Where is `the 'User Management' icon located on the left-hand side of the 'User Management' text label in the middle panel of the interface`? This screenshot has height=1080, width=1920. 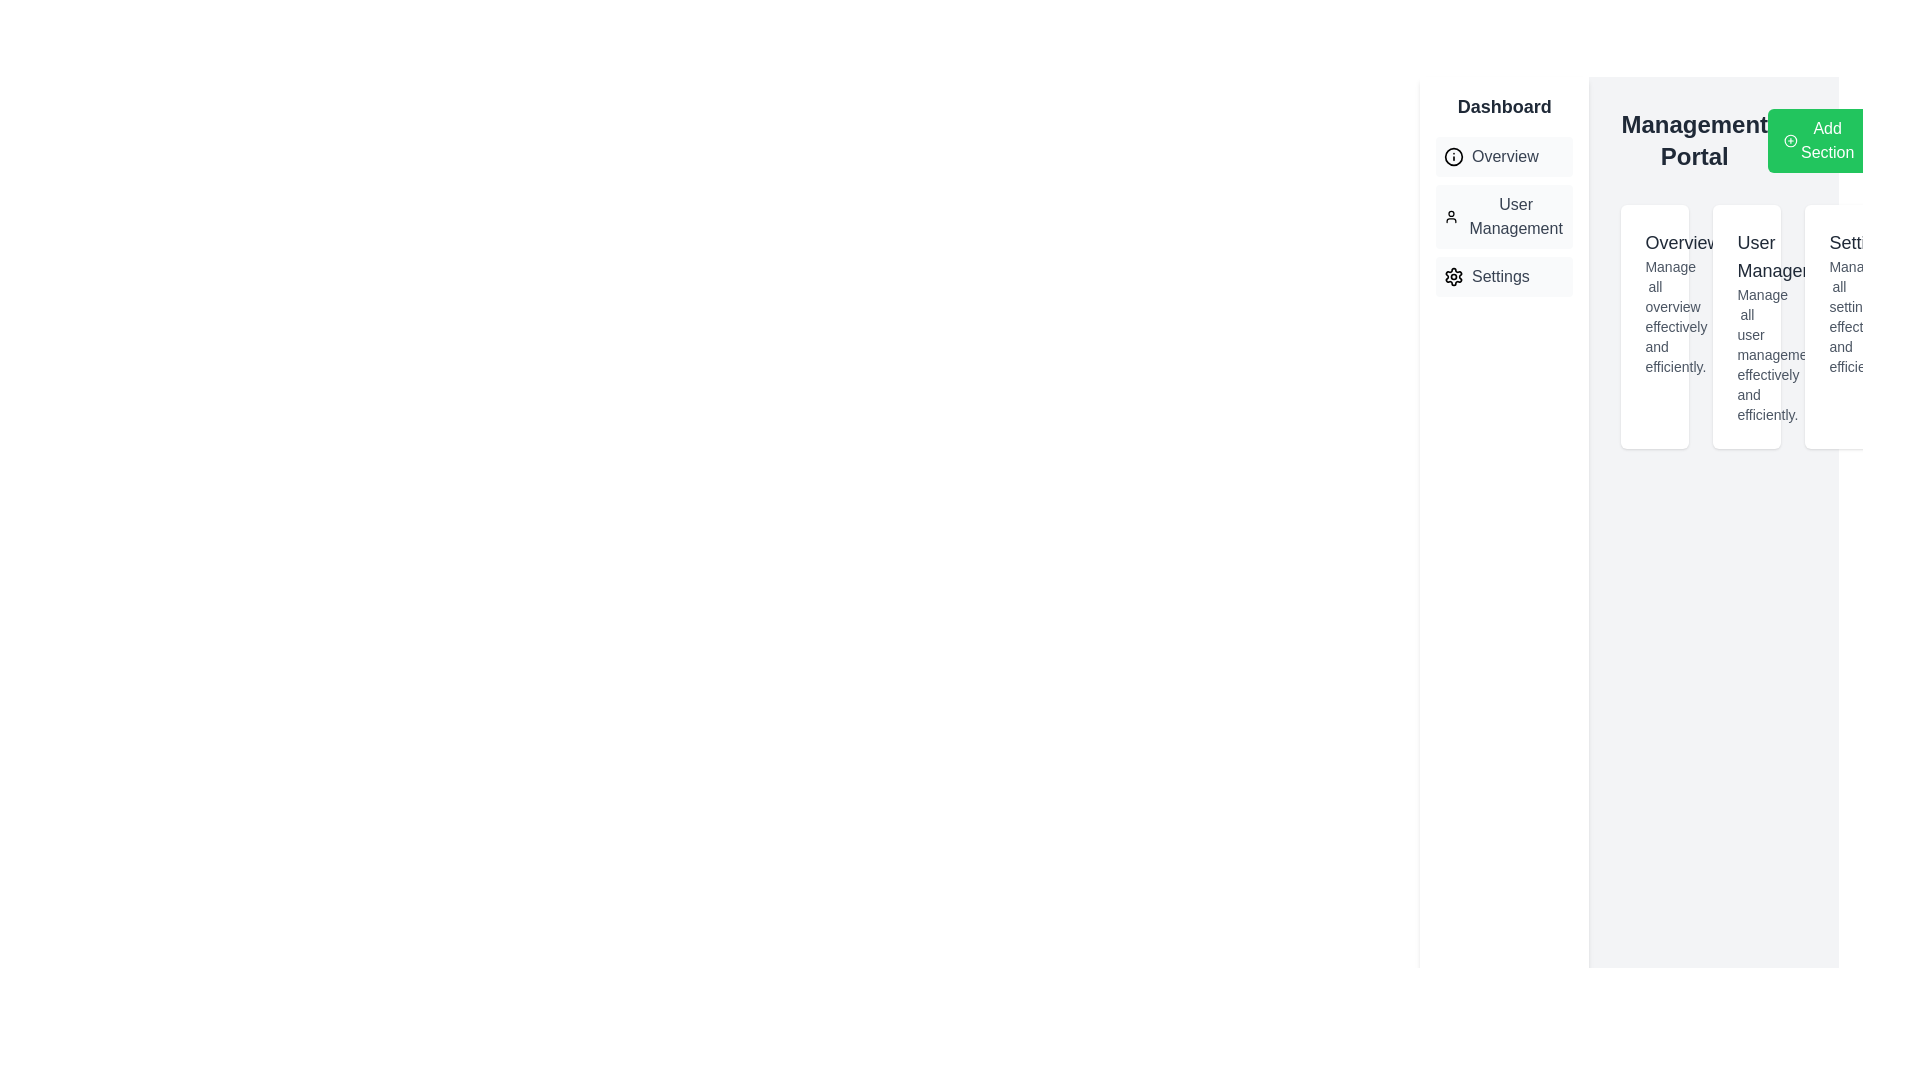 the 'User Management' icon located on the left-hand side of the 'User Management' text label in the middle panel of the interface is located at coordinates (1451, 216).